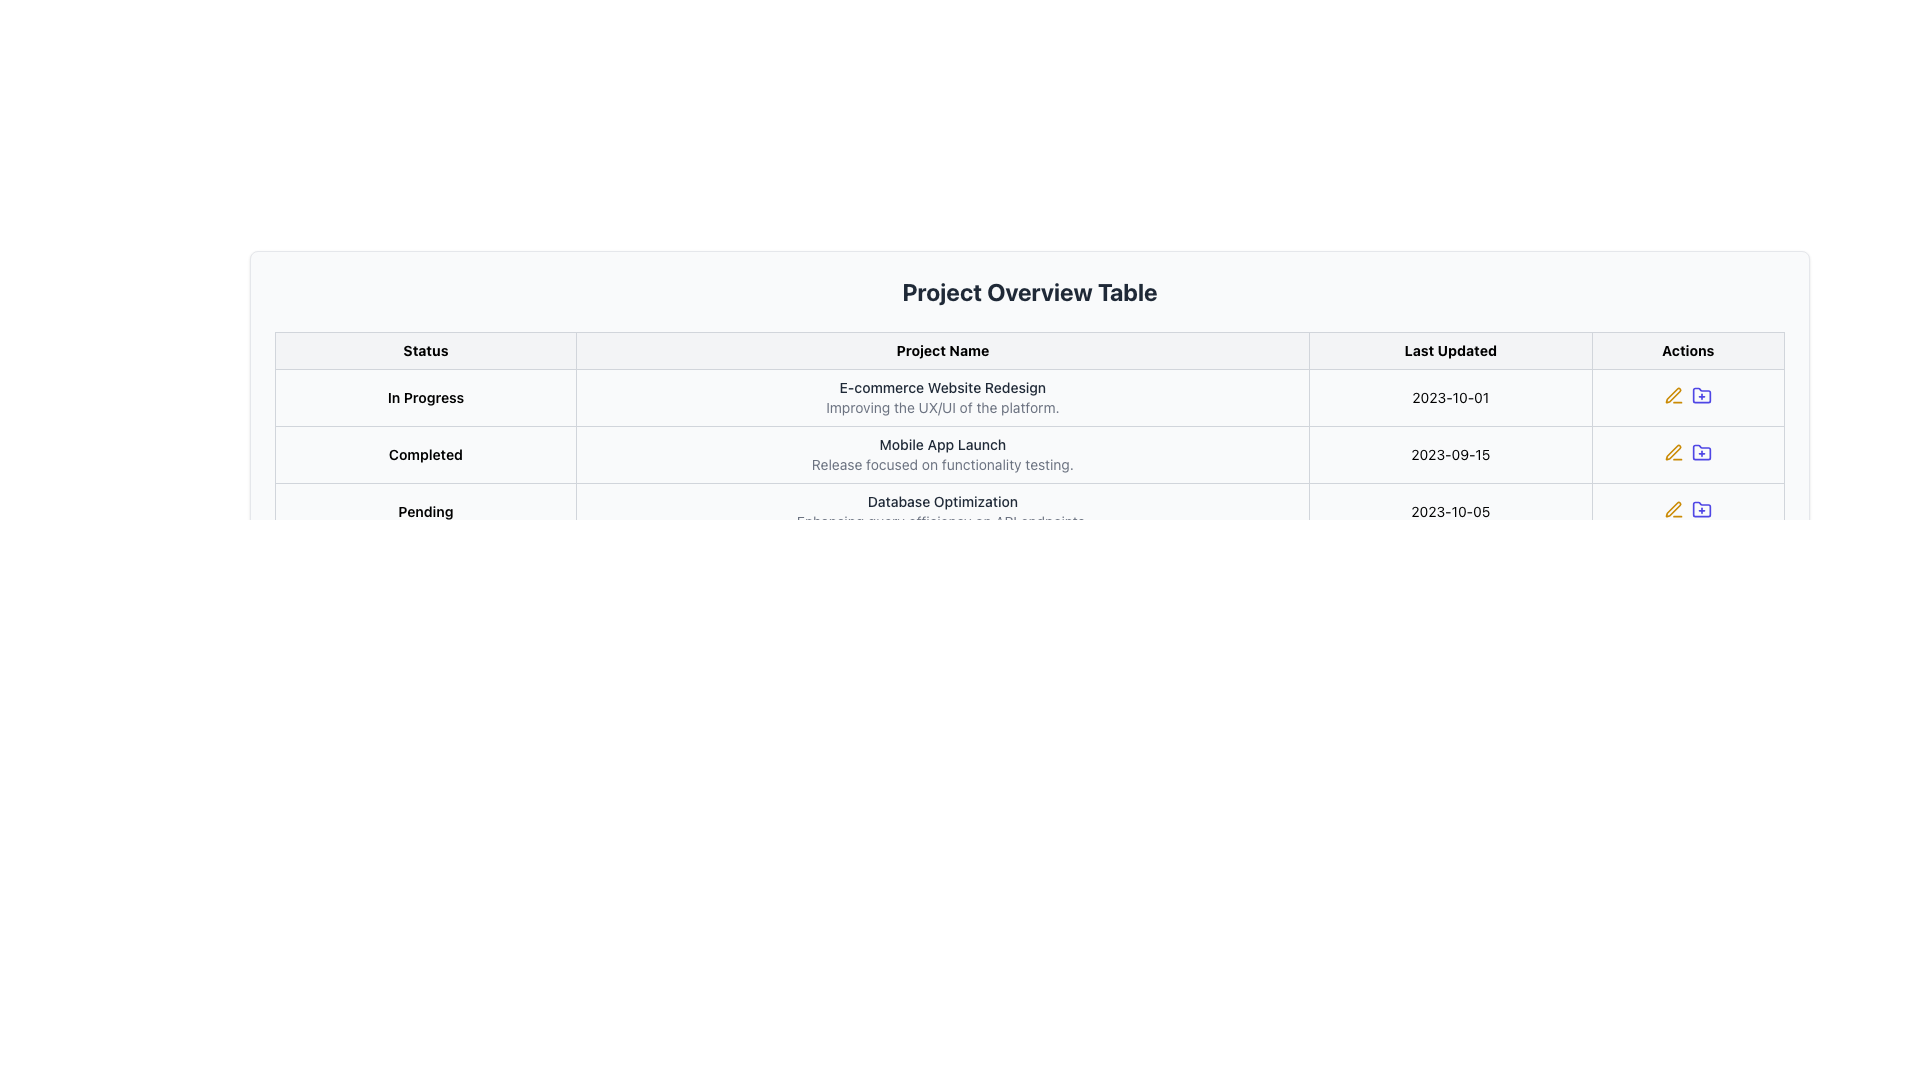  What do you see at coordinates (1701, 395) in the screenshot?
I see `the plus icon located in the top row of the 'Actions' column` at bounding box center [1701, 395].